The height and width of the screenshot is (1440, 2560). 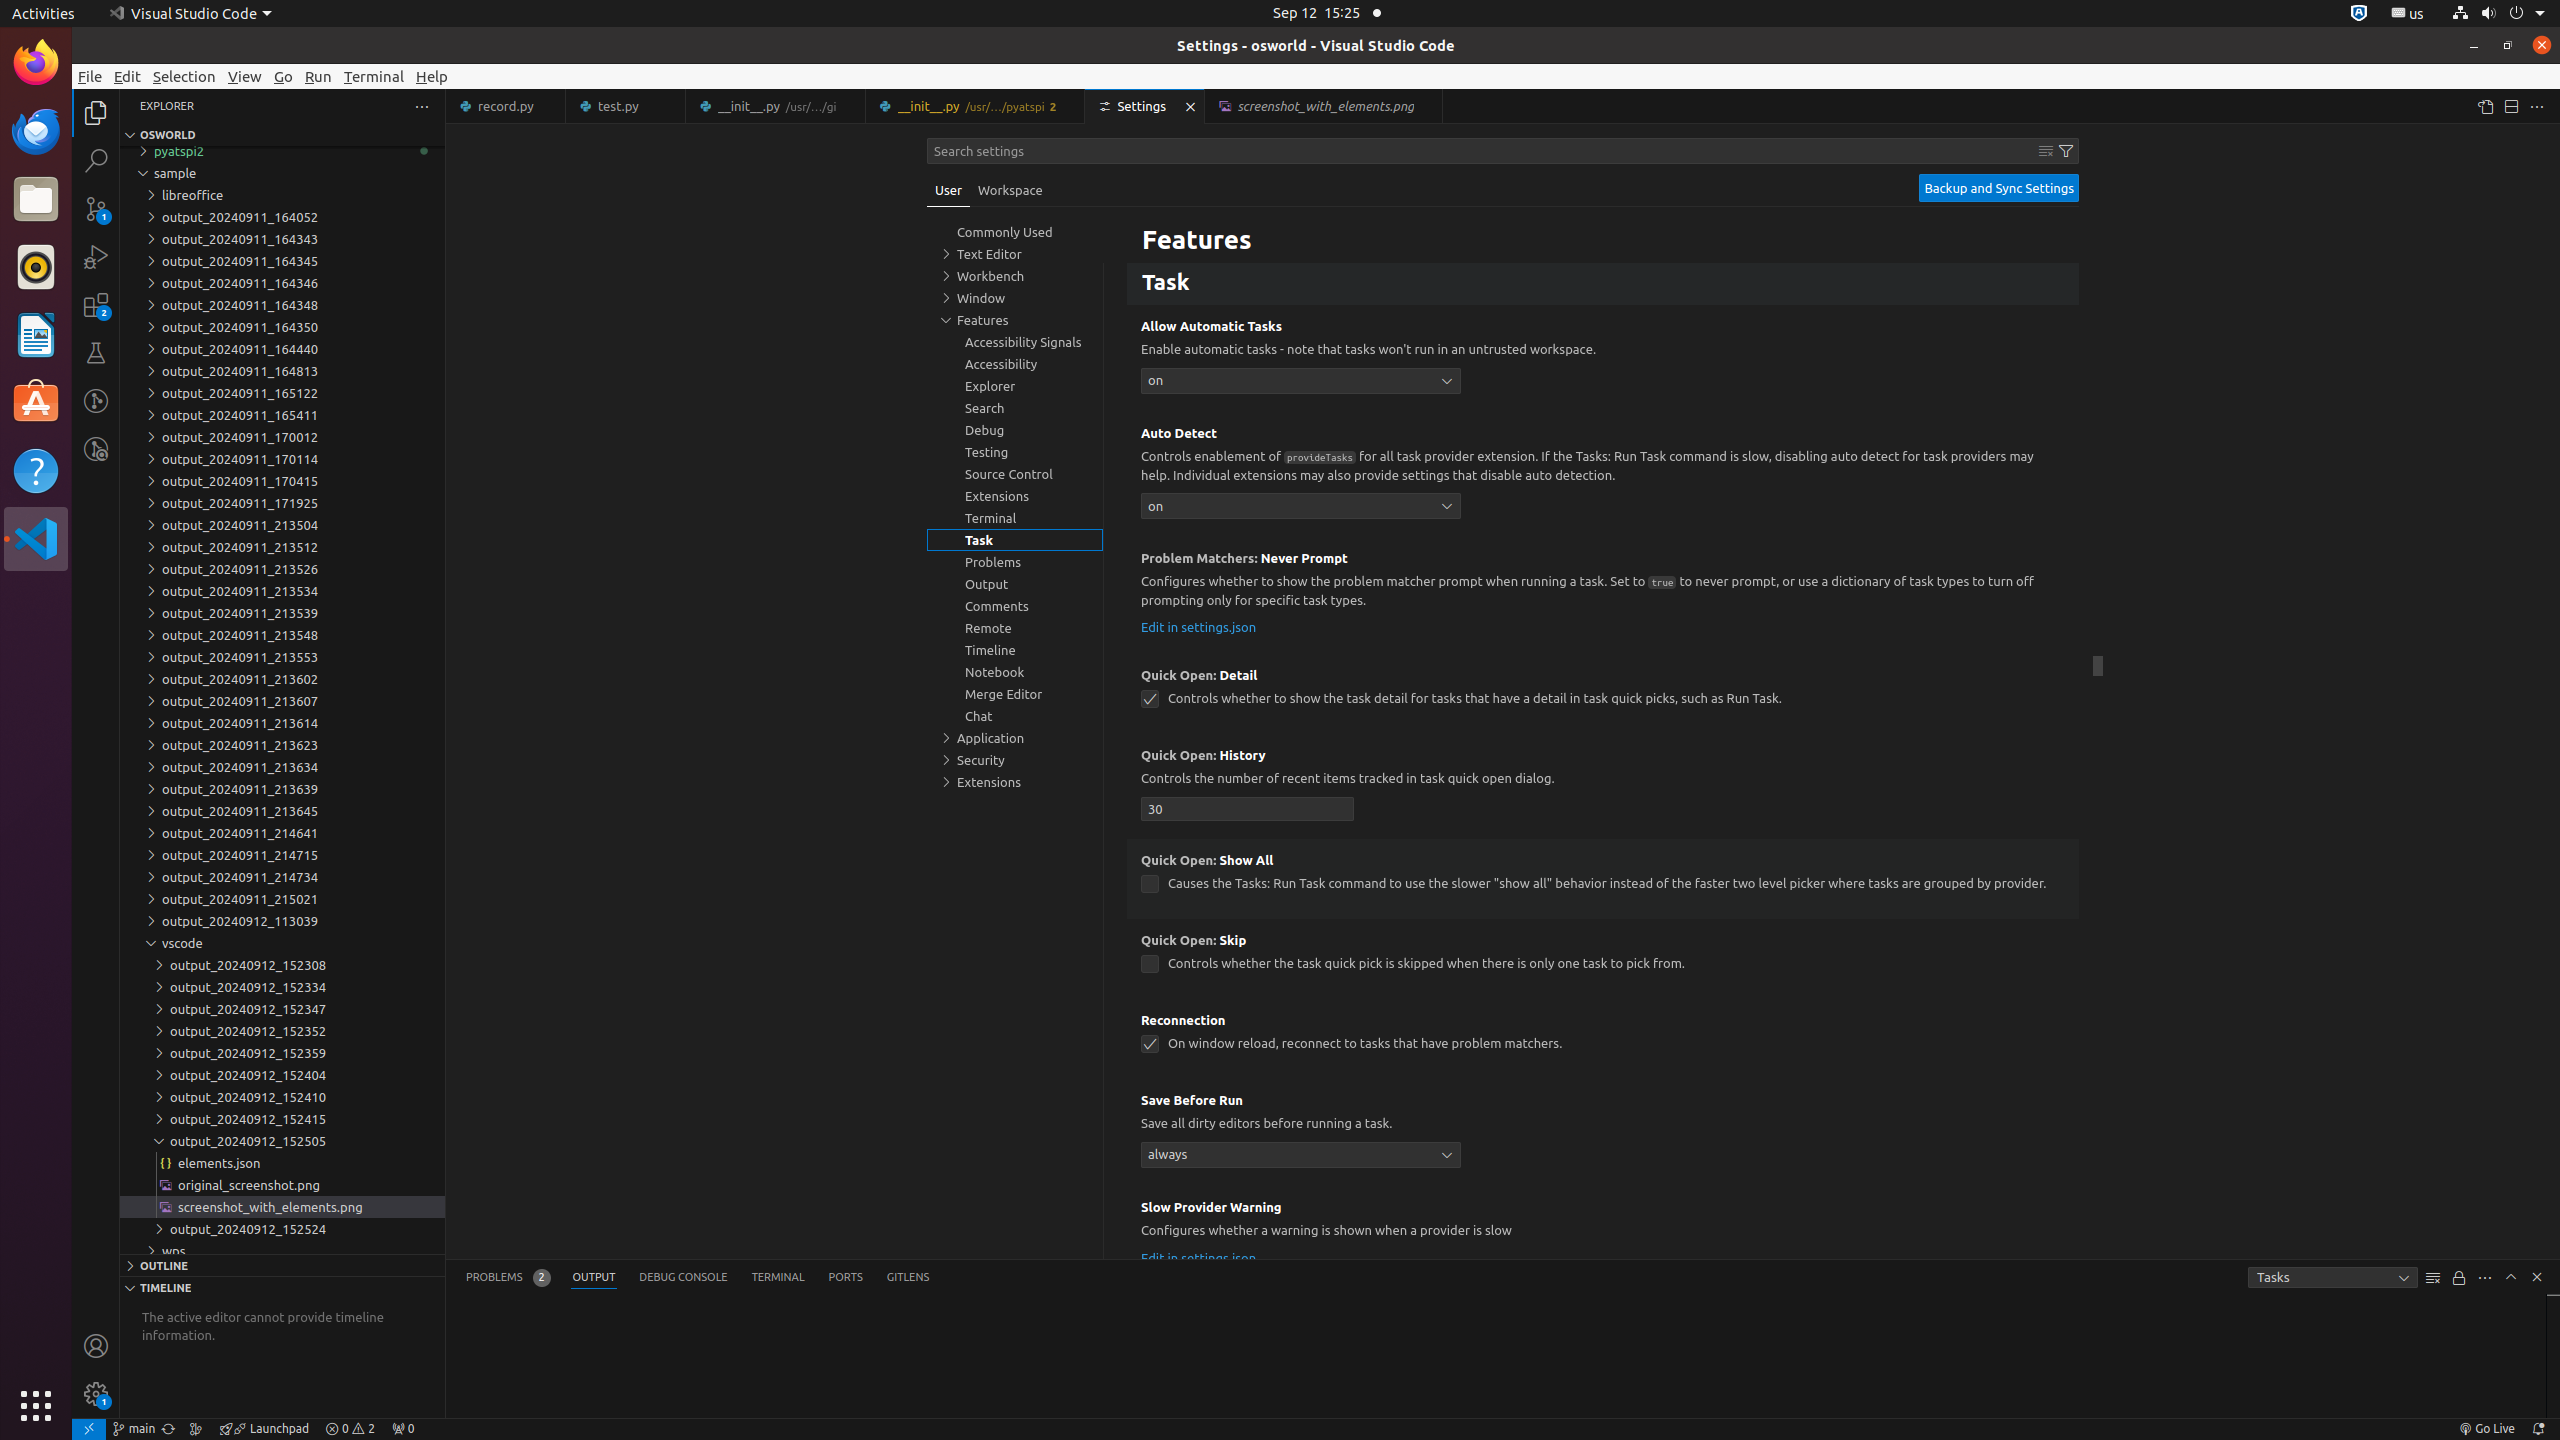 I want to click on 'task.quickOpen.showAll', so click(x=1149, y=884).